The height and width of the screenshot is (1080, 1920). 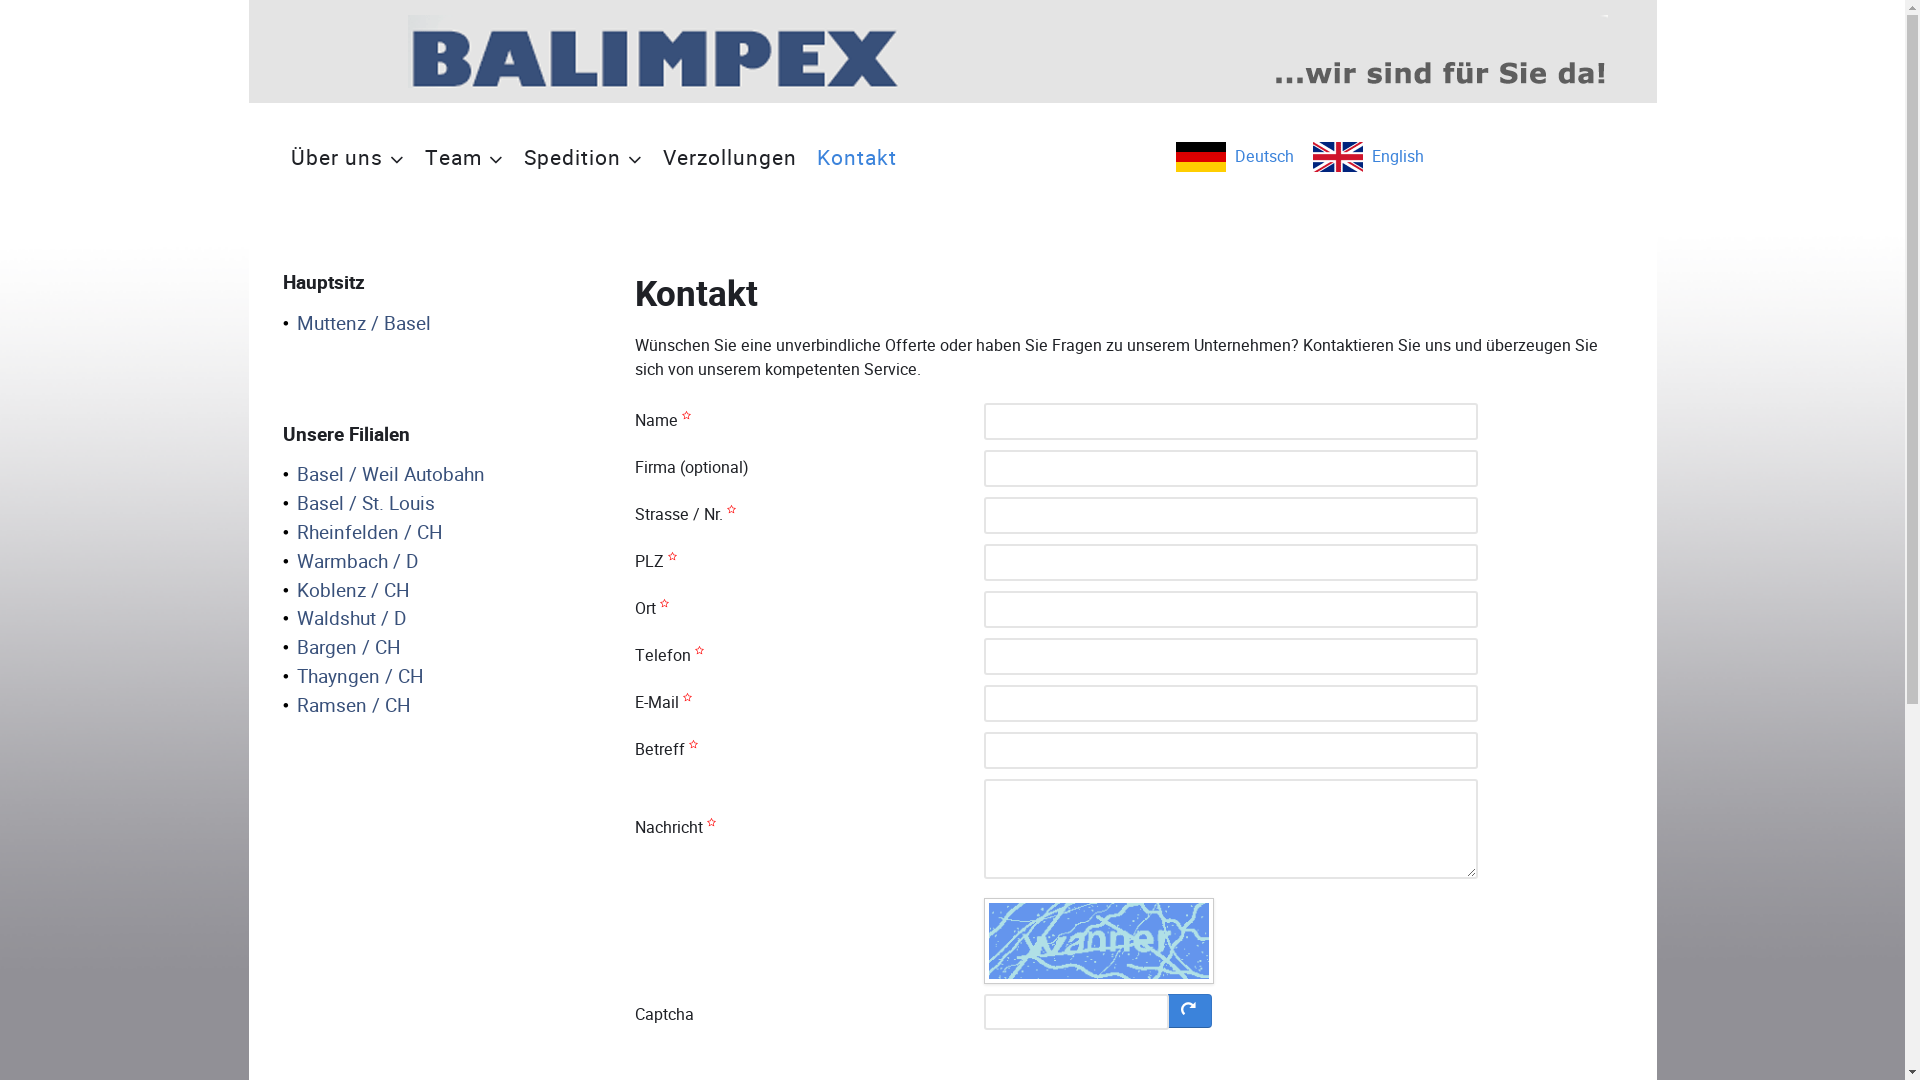 I want to click on 'Waldshut / D', so click(x=281, y=618).